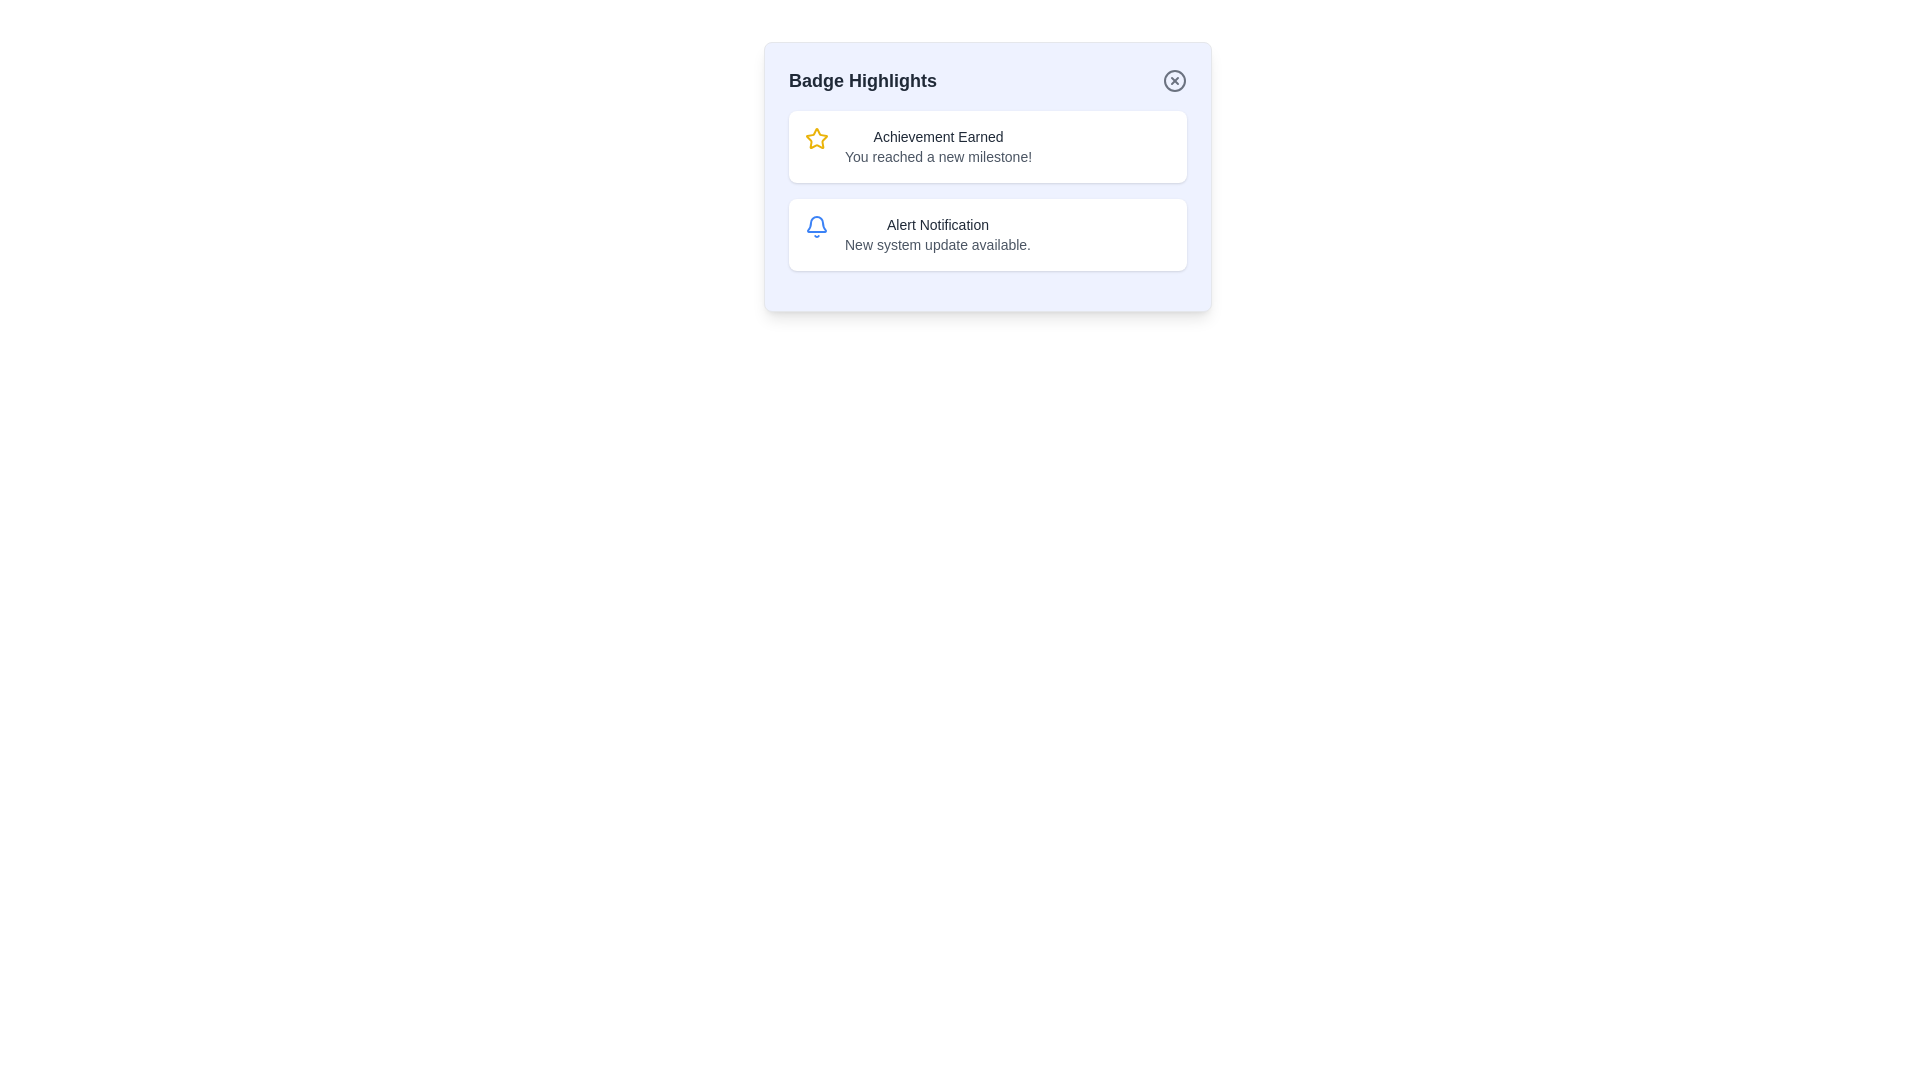 The image size is (1920, 1080). What do you see at coordinates (816, 137) in the screenshot?
I see `the visually prominent yellow star icon, which is part of the achievement message located in the first notification card under the 'Badge Highlights' section, to the left of the text 'Achievement Earned' and 'You reached a new milestone!'` at bounding box center [816, 137].